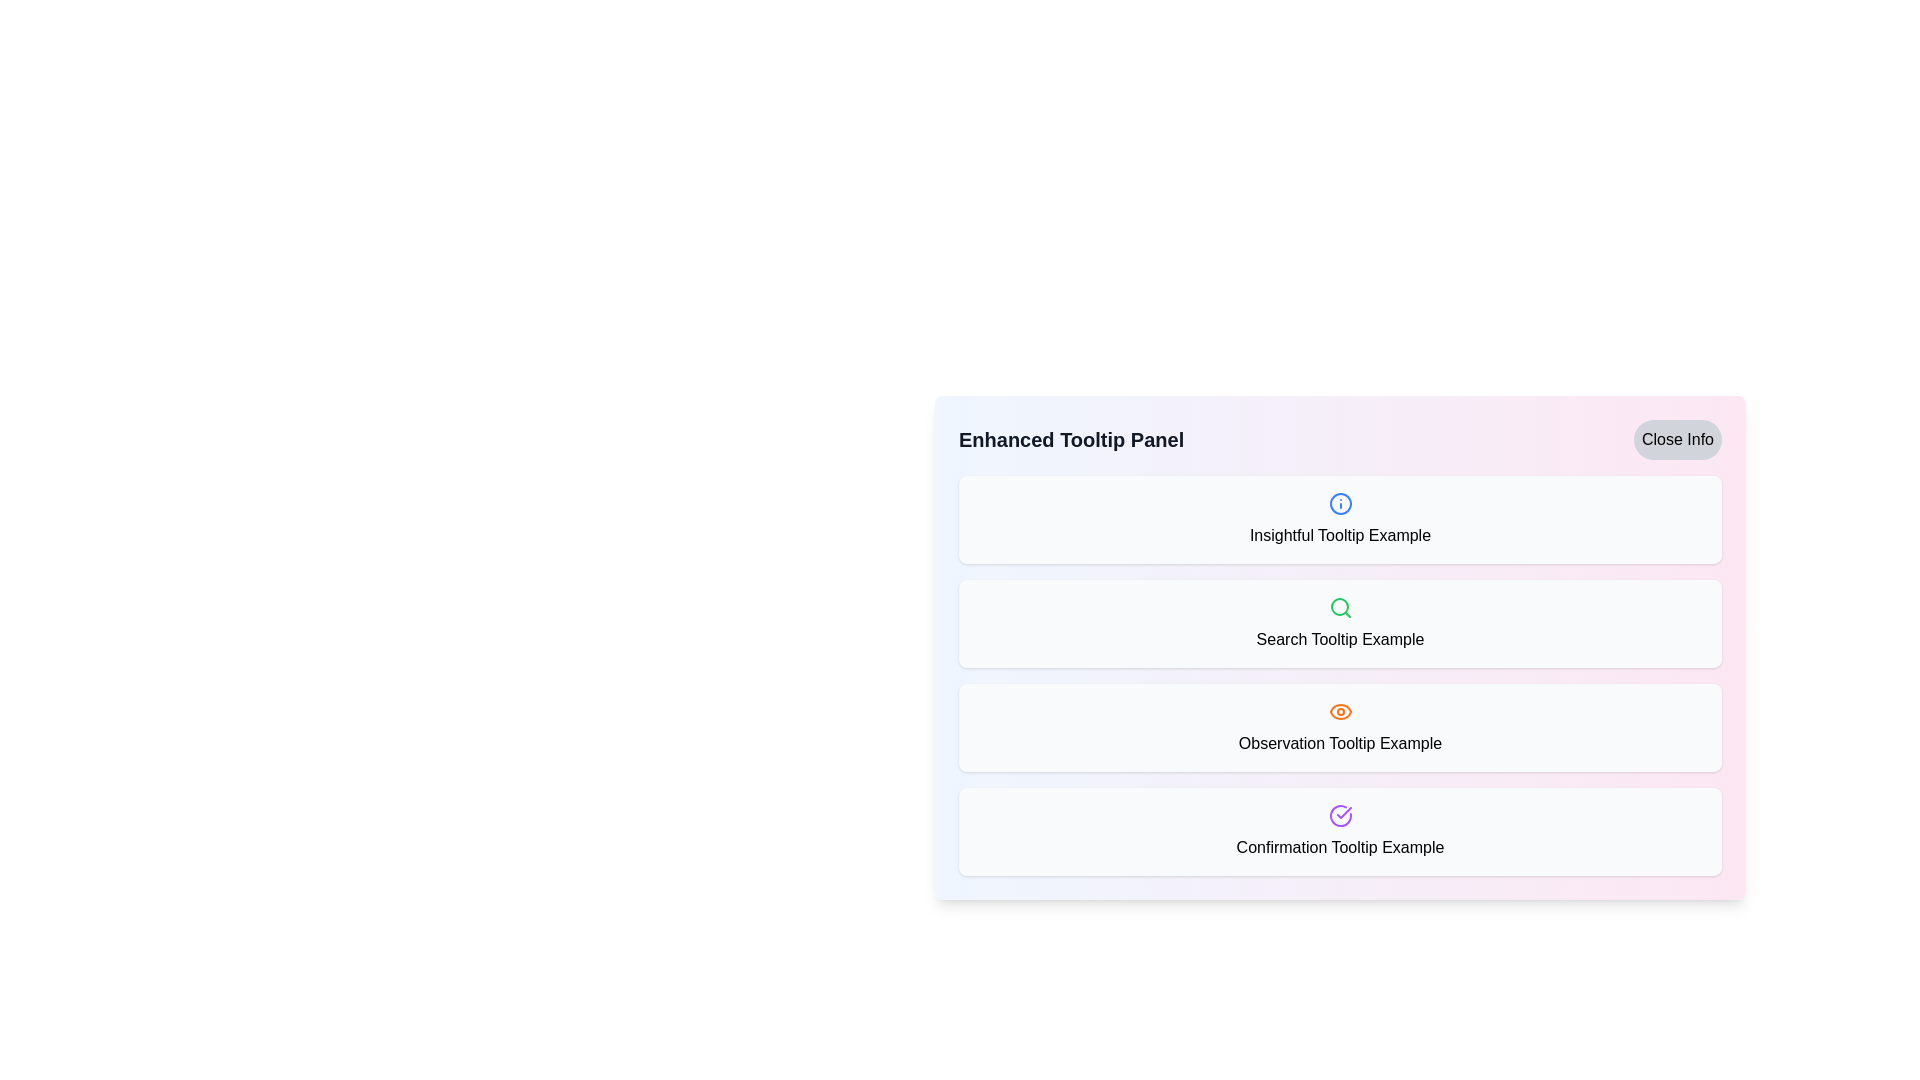 This screenshot has height=1080, width=1920. I want to click on the text label that reads 'Search Tooltip Example', which is styled with centered alignment and is located within a rectangular section with rounded edges, accompanied by a green magnifying glass icon above it, so click(1340, 640).